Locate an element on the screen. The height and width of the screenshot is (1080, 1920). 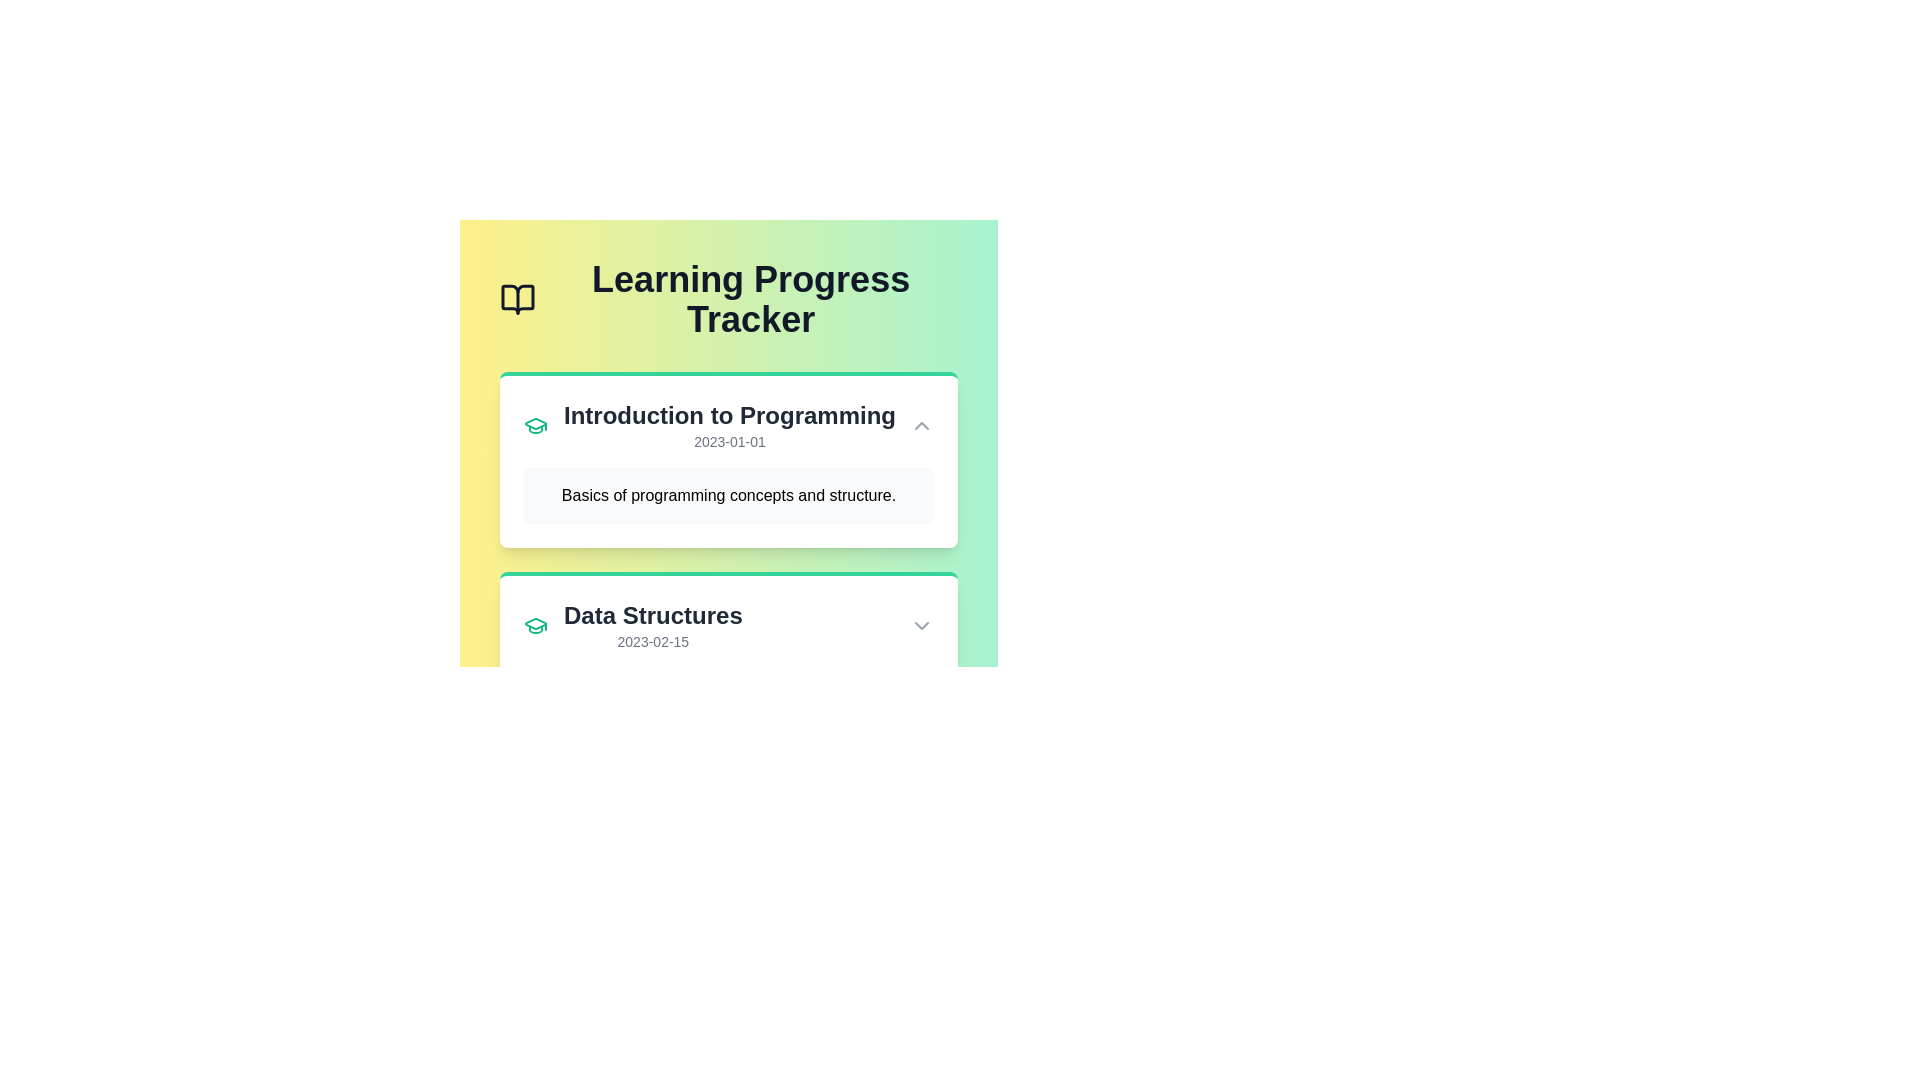
the static text block that provides introductory details for the 'Introduction to Programming' section, located below the title and date, and above the 'Data Structures' section is located at coordinates (728, 495).